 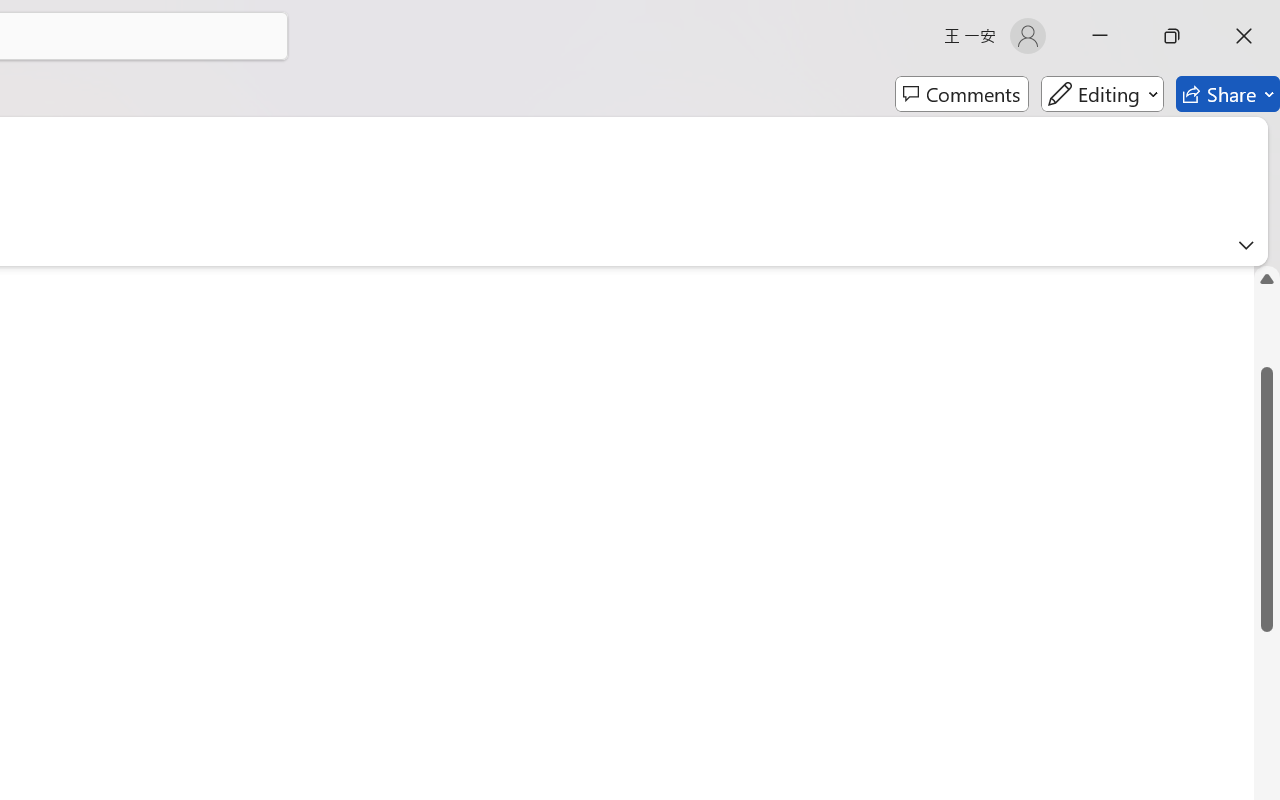 What do you see at coordinates (1099, 35) in the screenshot?
I see `'Minimize'` at bounding box center [1099, 35].